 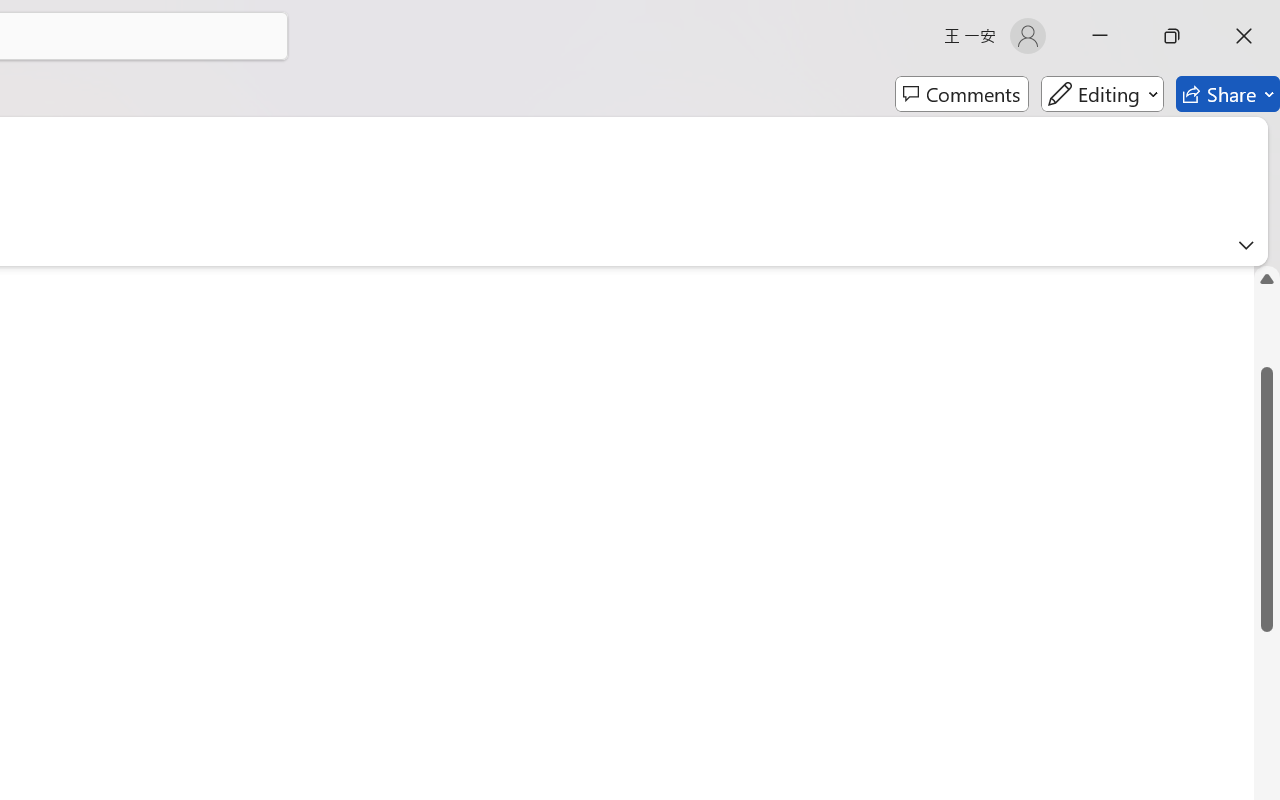 What do you see at coordinates (1099, 35) in the screenshot?
I see `'Minimize'` at bounding box center [1099, 35].